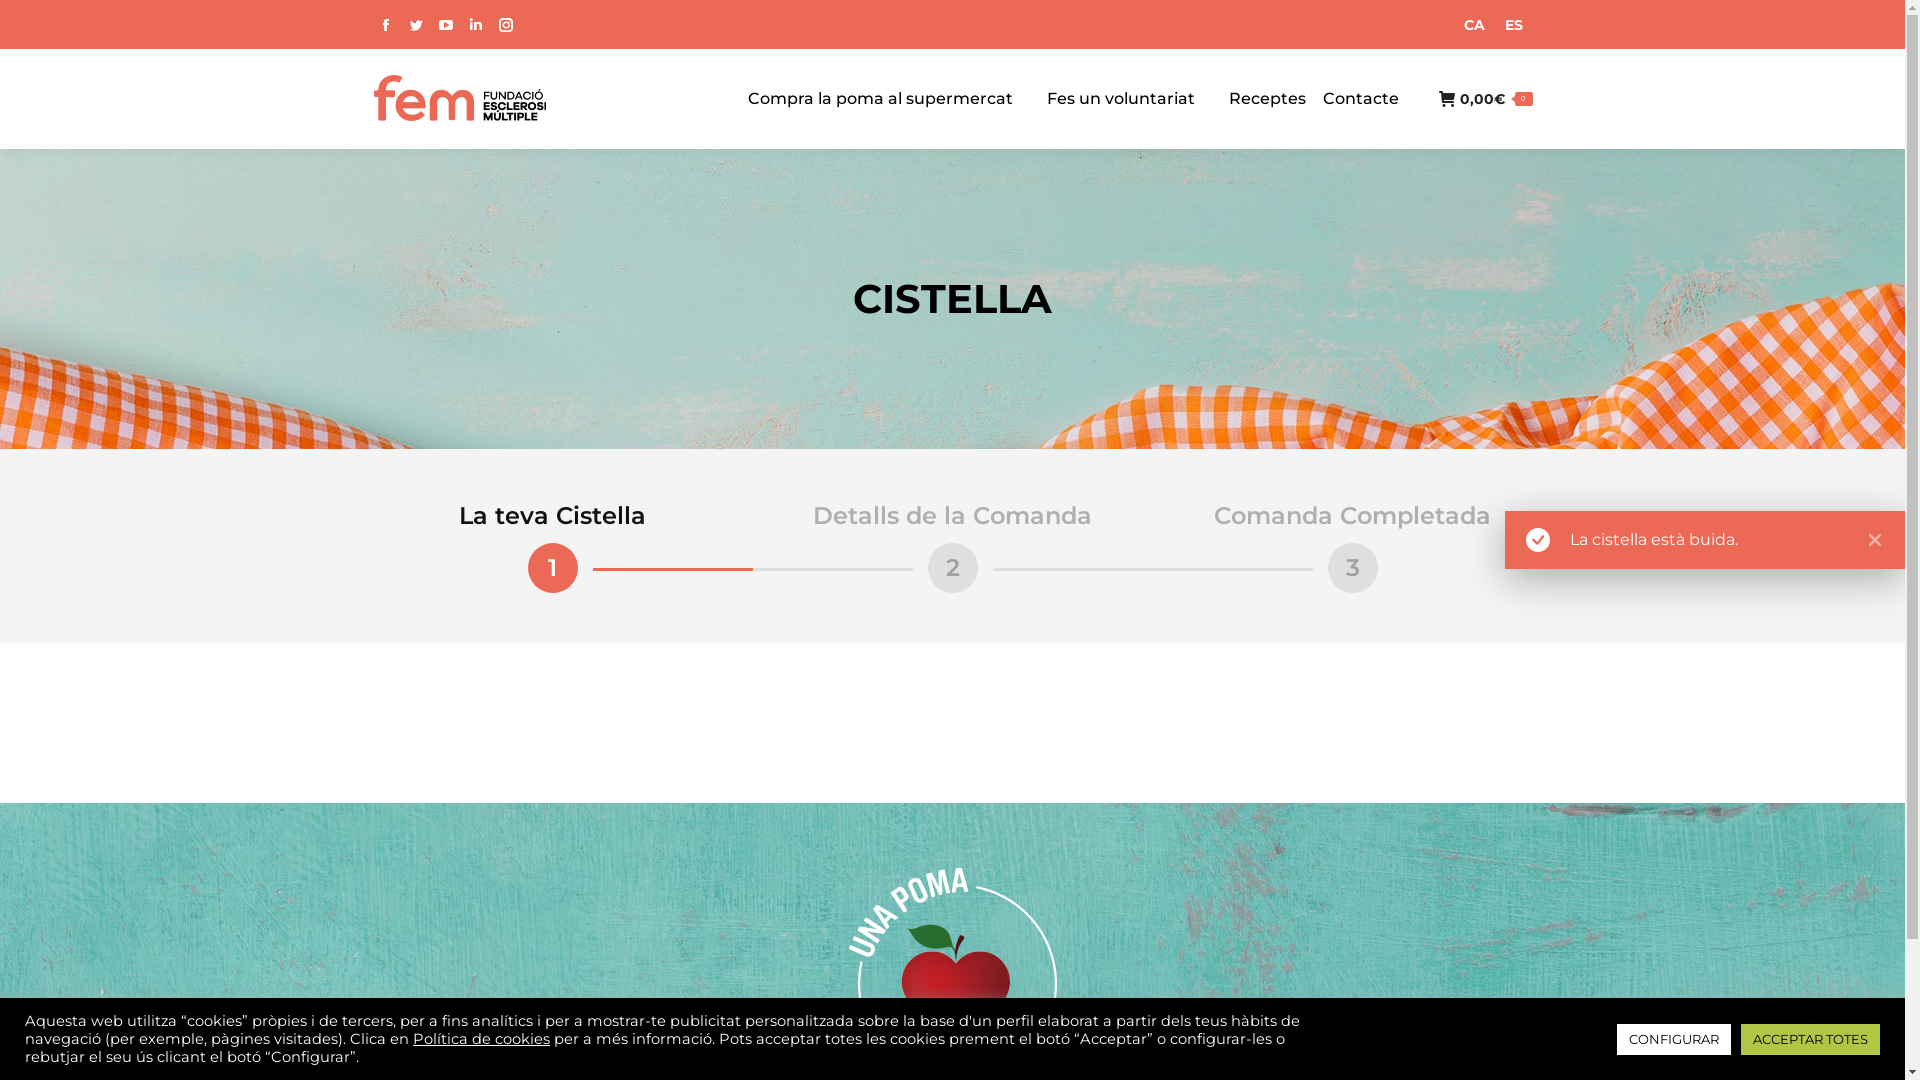 This screenshot has height=1080, width=1920. I want to click on 'Contacte', so click(1359, 99).